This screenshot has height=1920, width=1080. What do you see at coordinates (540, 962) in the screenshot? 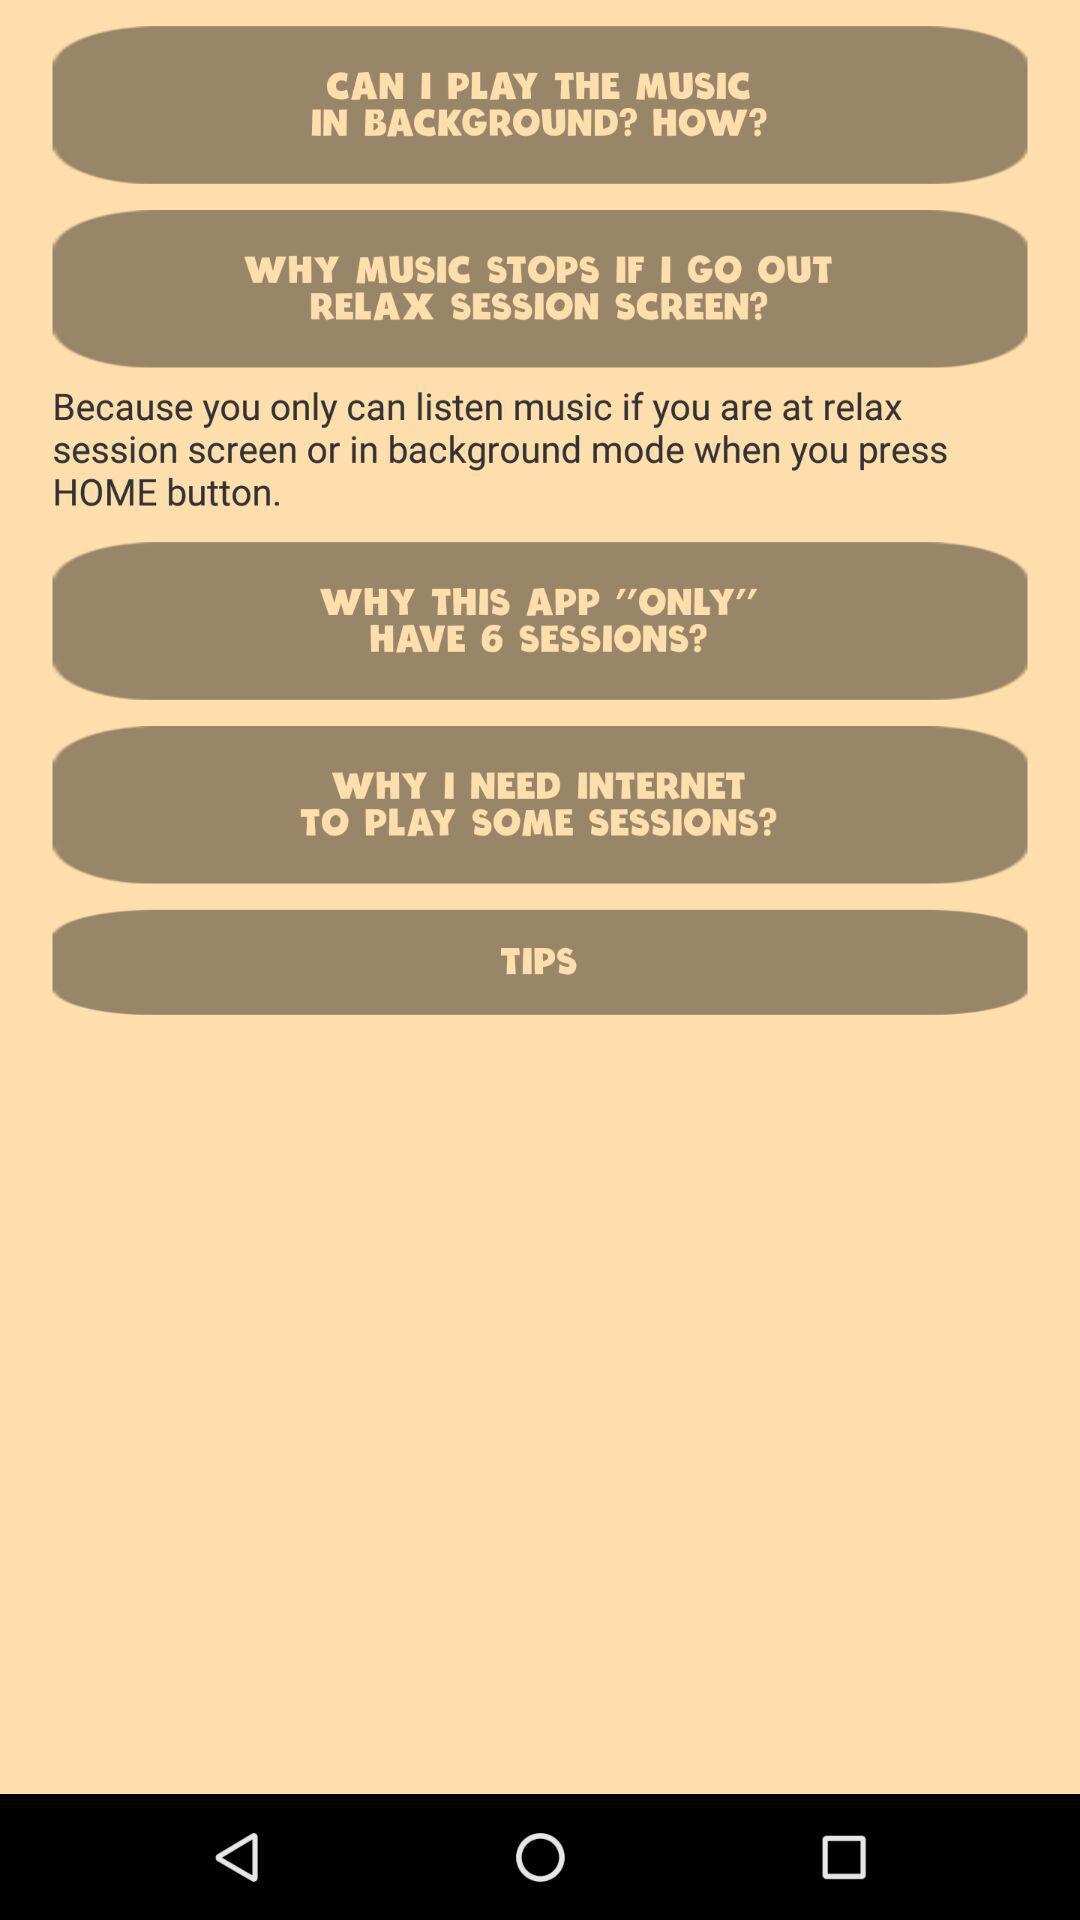
I see `tips button` at bounding box center [540, 962].